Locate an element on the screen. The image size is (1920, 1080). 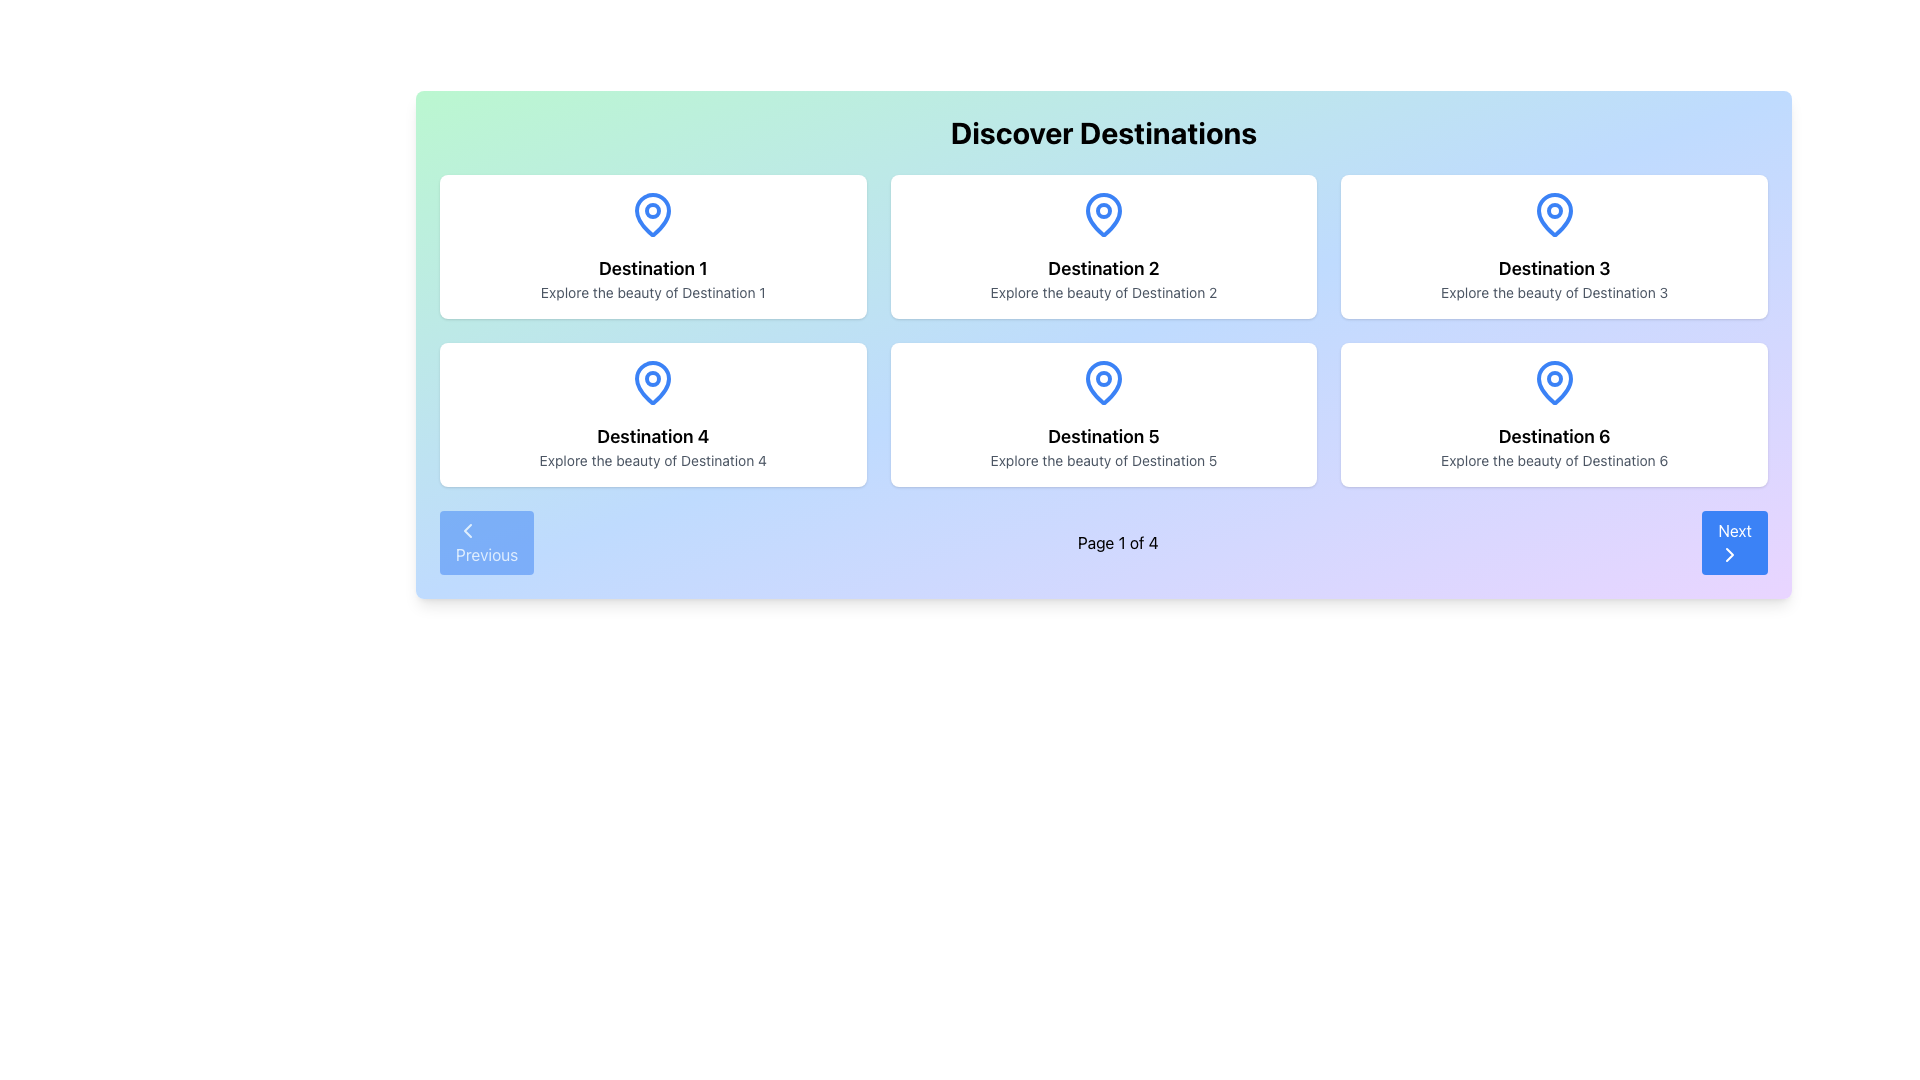
the title text of the card representing 'Destination 6', located in the bottom-right card of a 2x3 grid layout is located at coordinates (1553, 435).